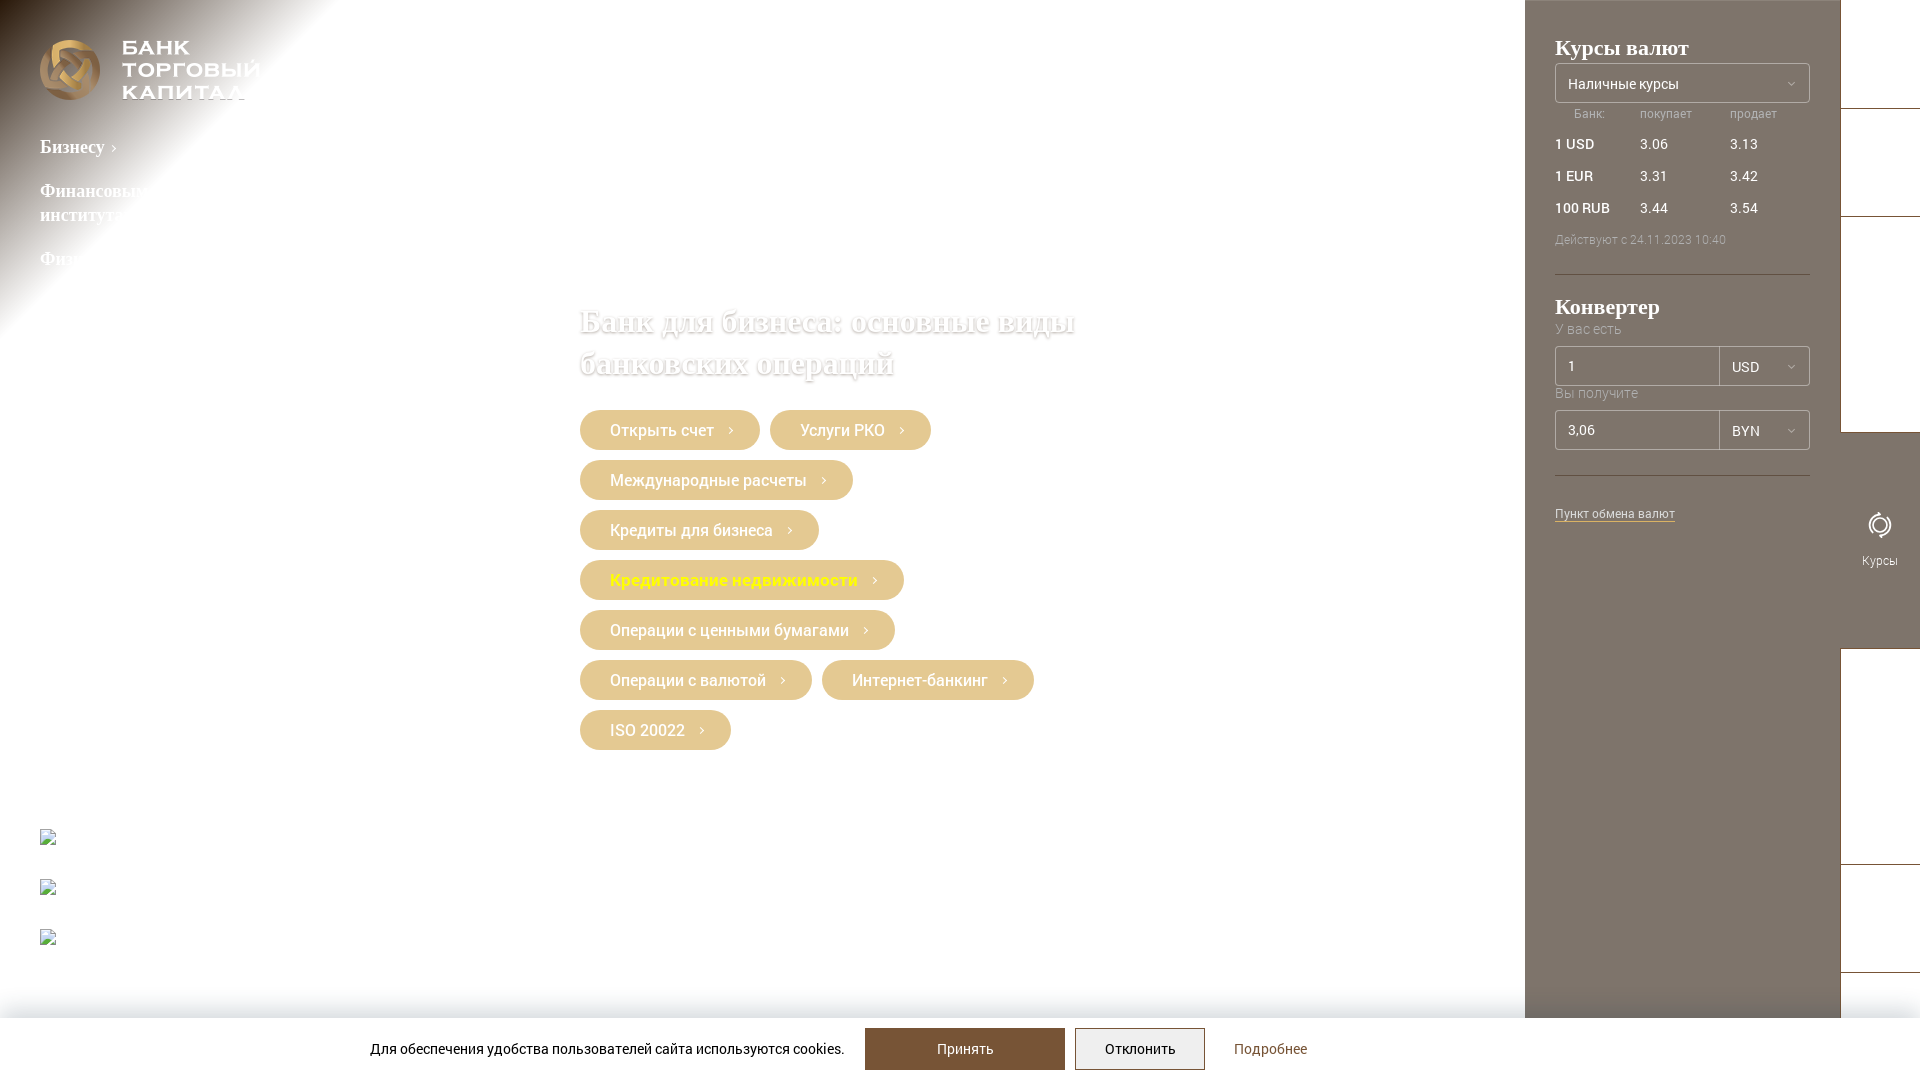 The height and width of the screenshot is (1080, 1920). Describe the element at coordinates (655, 729) in the screenshot. I see `'ISO 20022'` at that location.